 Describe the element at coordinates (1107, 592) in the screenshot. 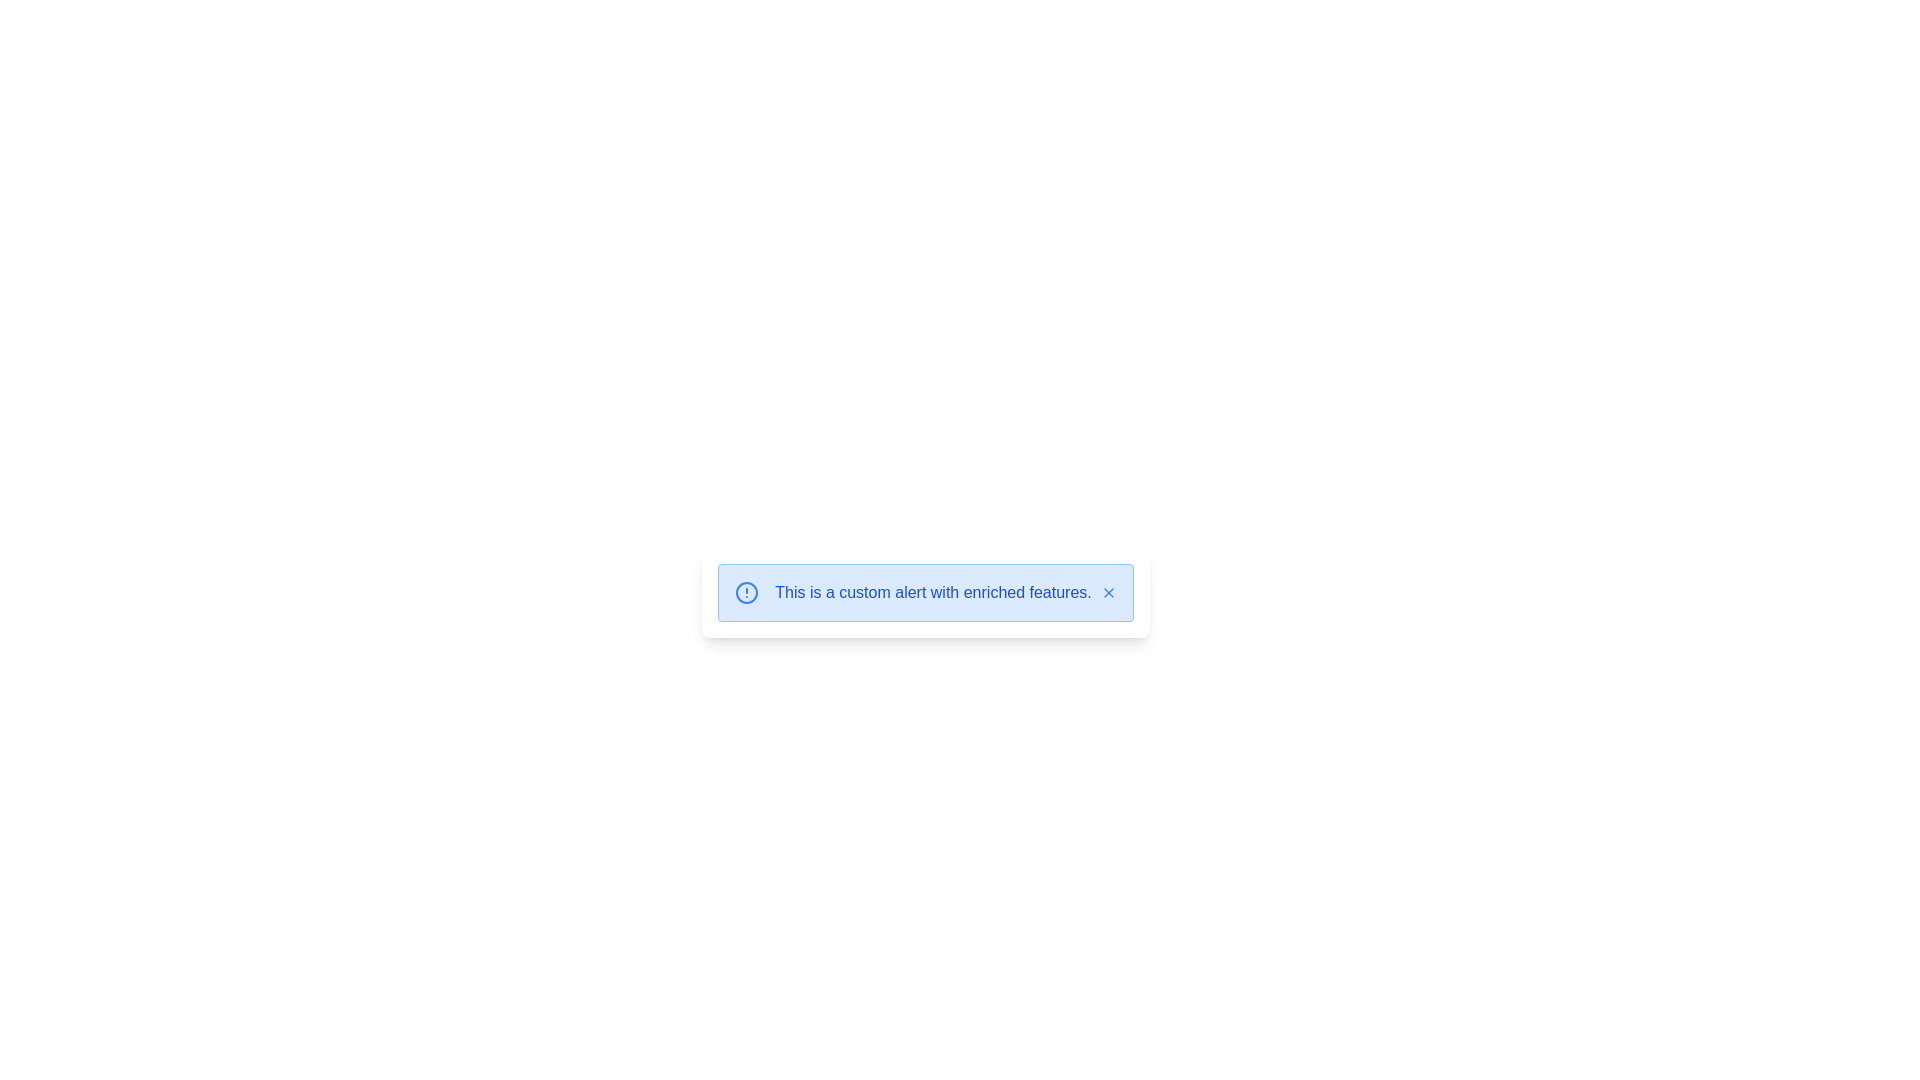

I see `the close ('X') button located at the rightmost part of the alert box` at that location.